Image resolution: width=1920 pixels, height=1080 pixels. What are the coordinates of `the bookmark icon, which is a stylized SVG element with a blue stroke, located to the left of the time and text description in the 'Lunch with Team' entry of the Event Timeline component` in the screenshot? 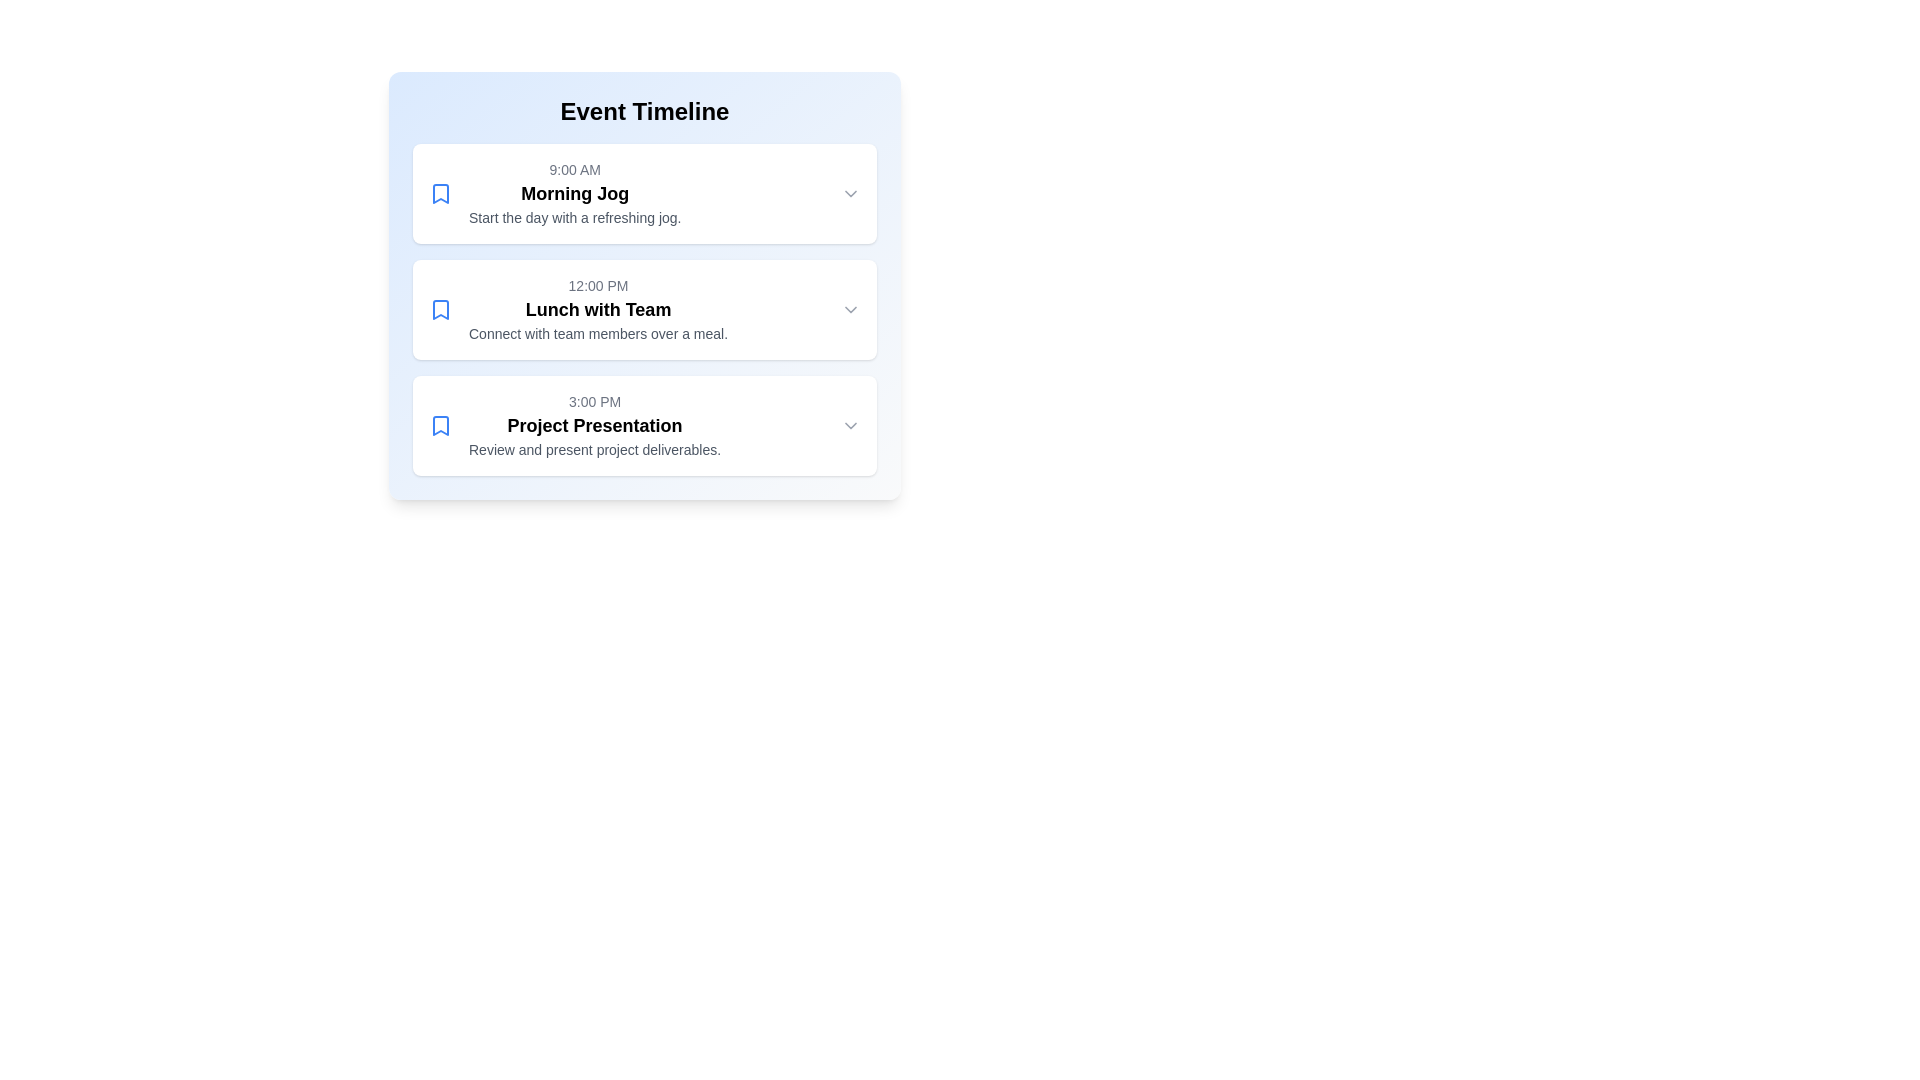 It's located at (440, 309).